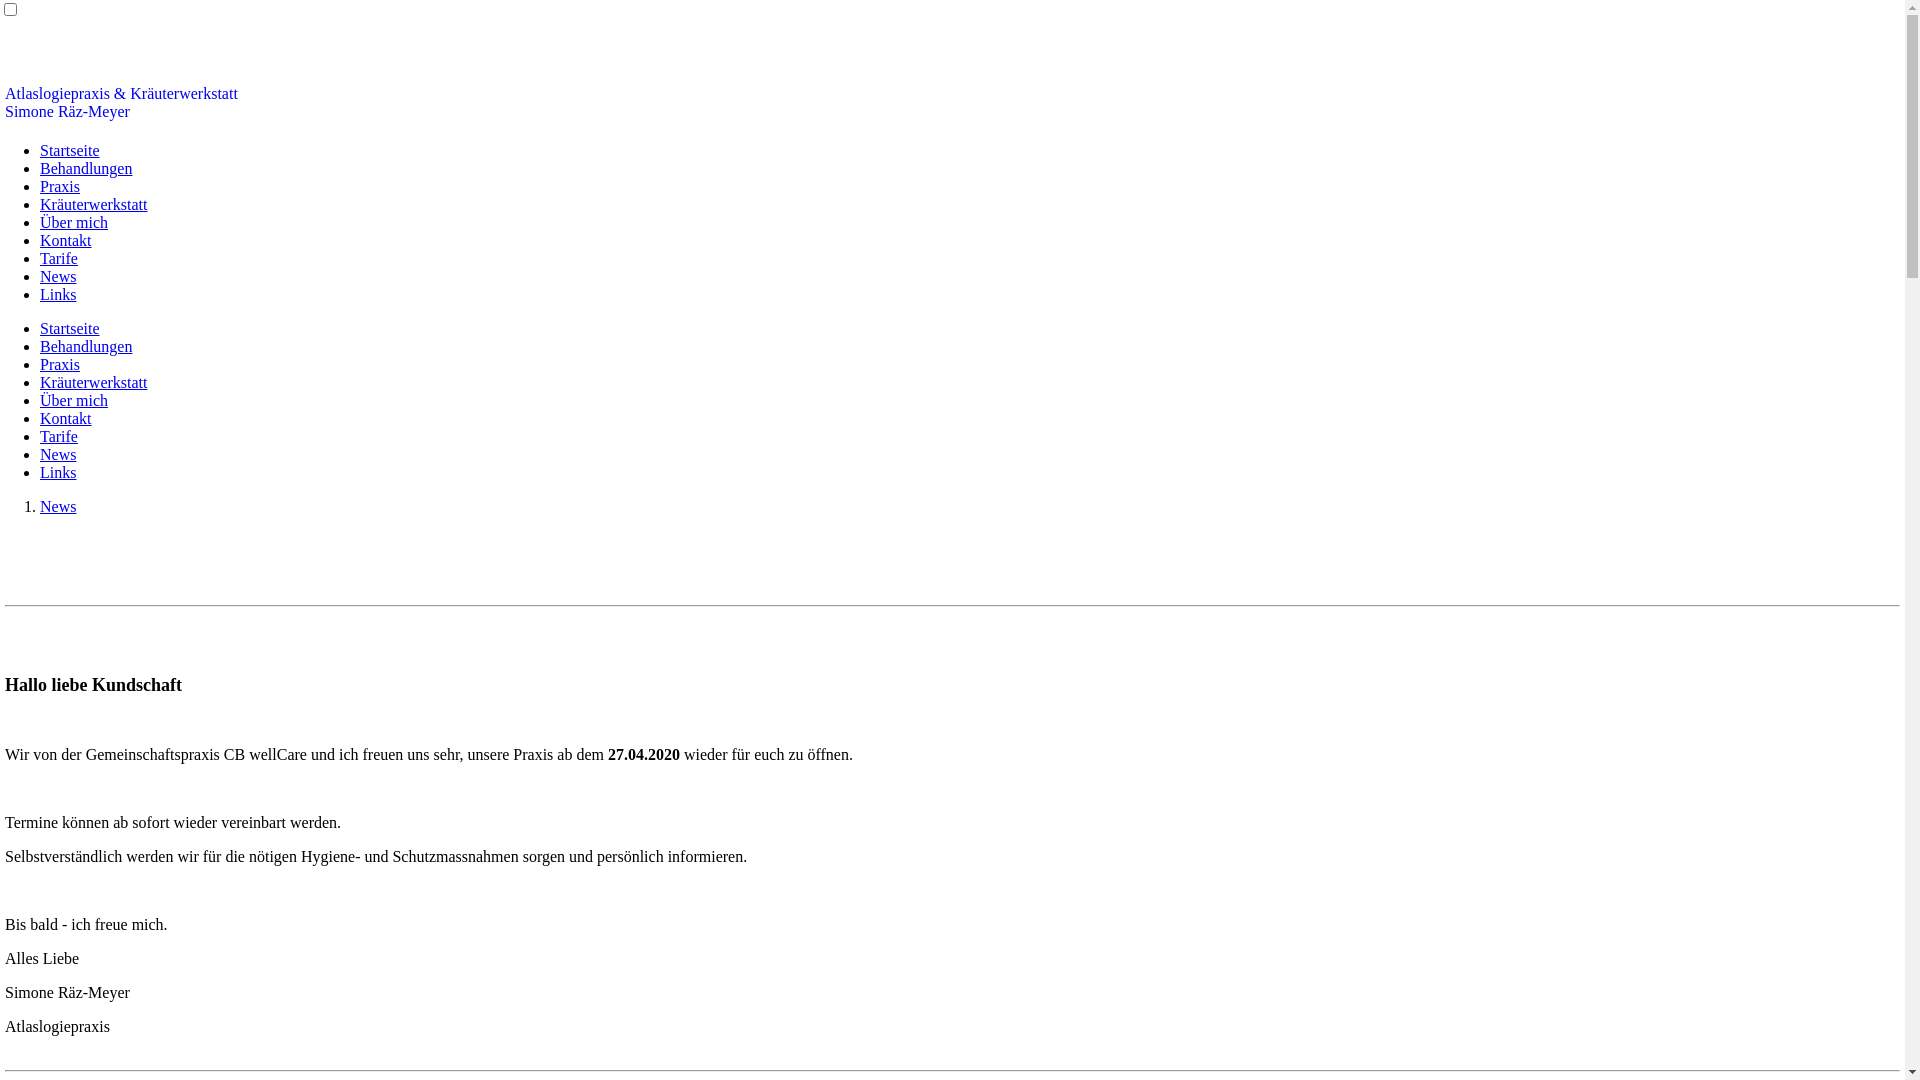  What do you see at coordinates (39, 257) in the screenshot?
I see `'Tarife'` at bounding box center [39, 257].